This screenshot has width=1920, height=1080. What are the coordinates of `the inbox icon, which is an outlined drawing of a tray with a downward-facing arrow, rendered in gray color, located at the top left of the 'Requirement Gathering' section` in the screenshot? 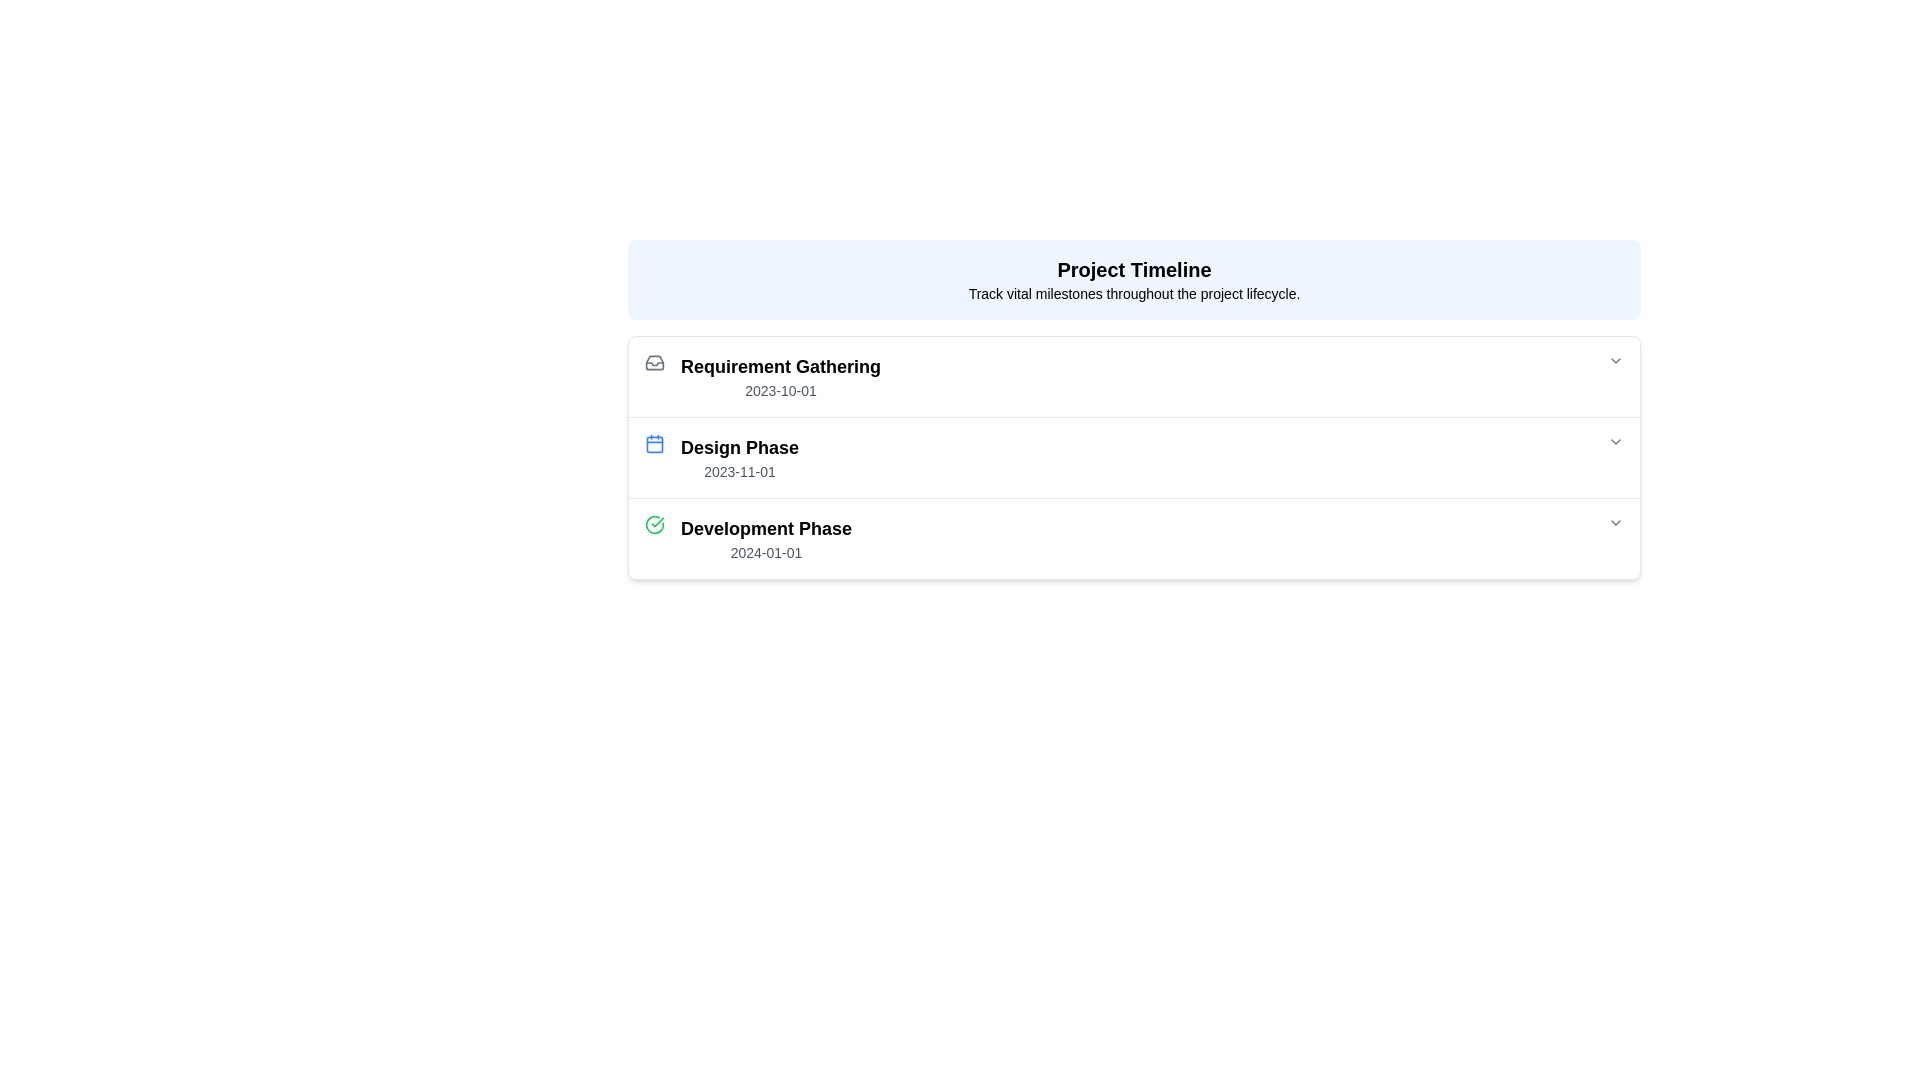 It's located at (654, 362).